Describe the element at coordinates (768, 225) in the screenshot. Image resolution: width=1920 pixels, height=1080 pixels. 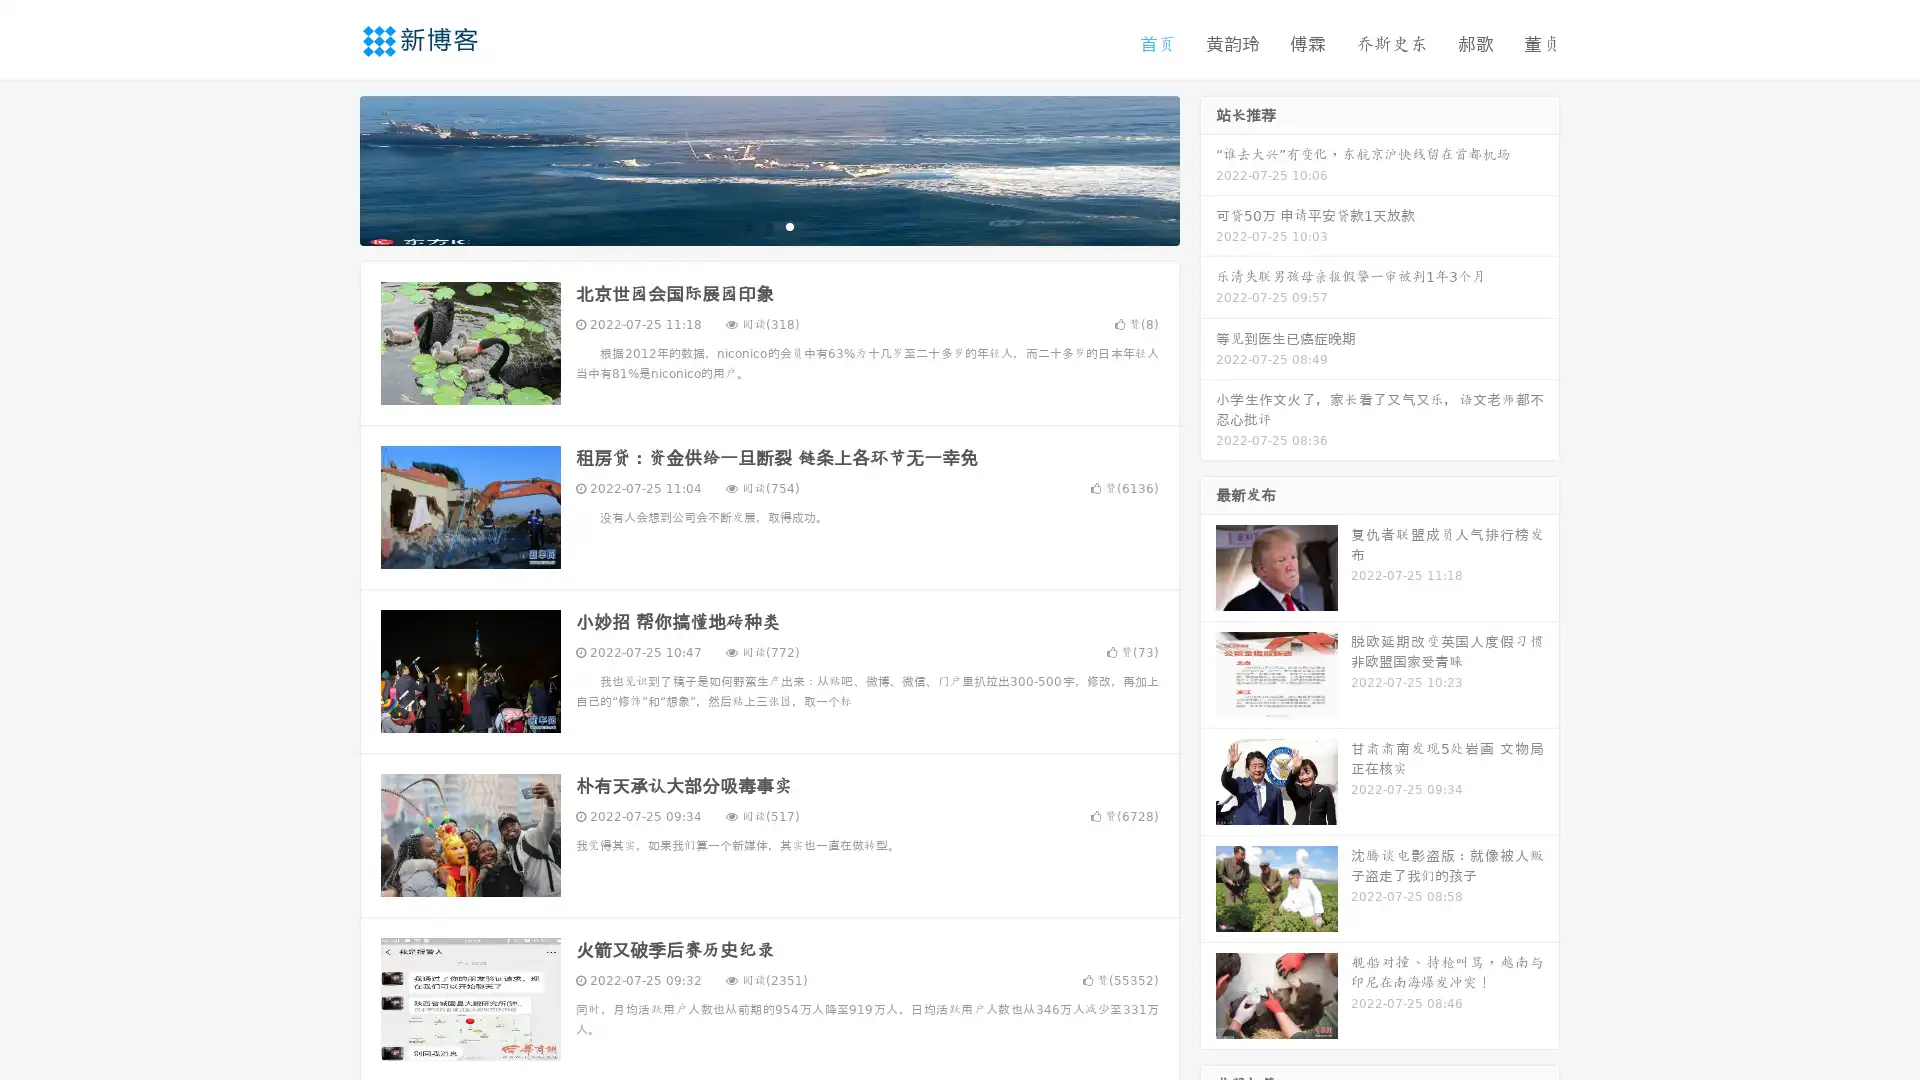
I see `Go to slide 2` at that location.